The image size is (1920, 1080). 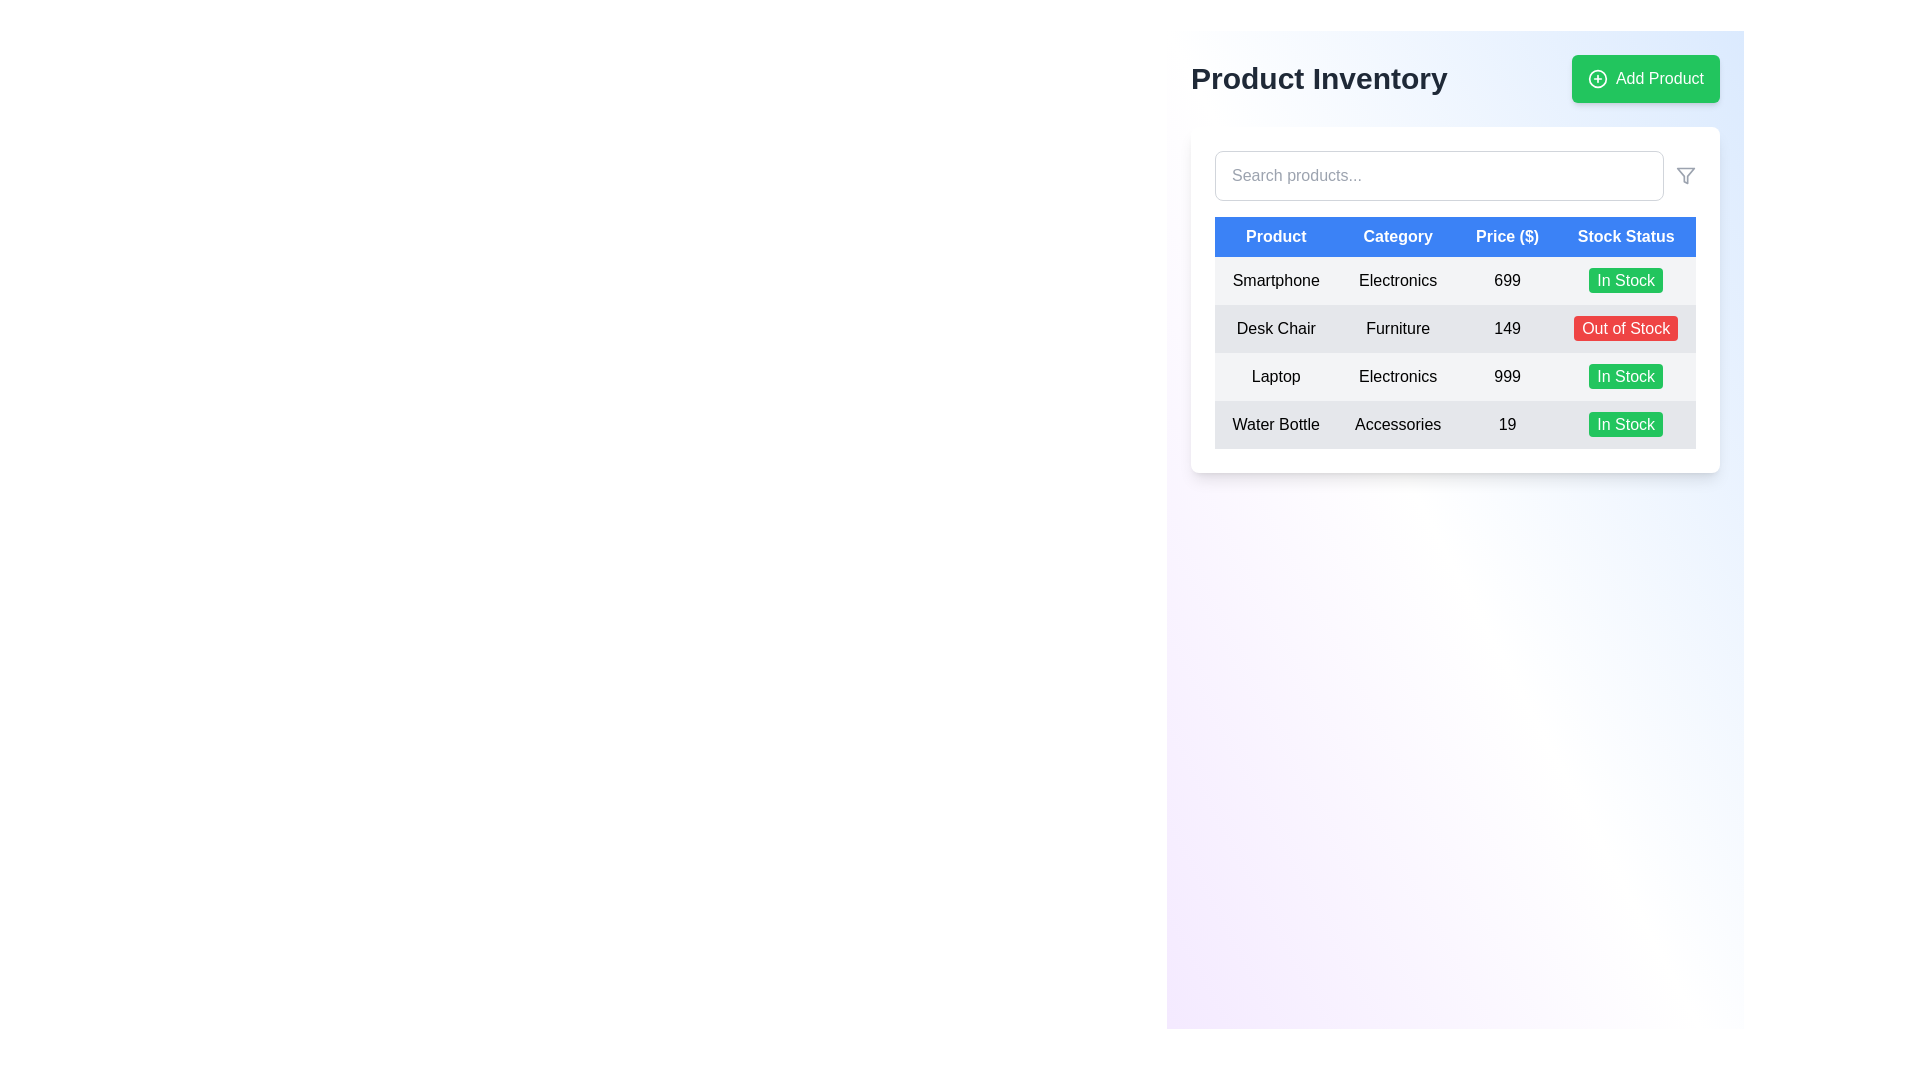 What do you see at coordinates (1684, 175) in the screenshot?
I see `the small gray funnel icon located to the right of the search input box in the 'Product Inventory' section` at bounding box center [1684, 175].